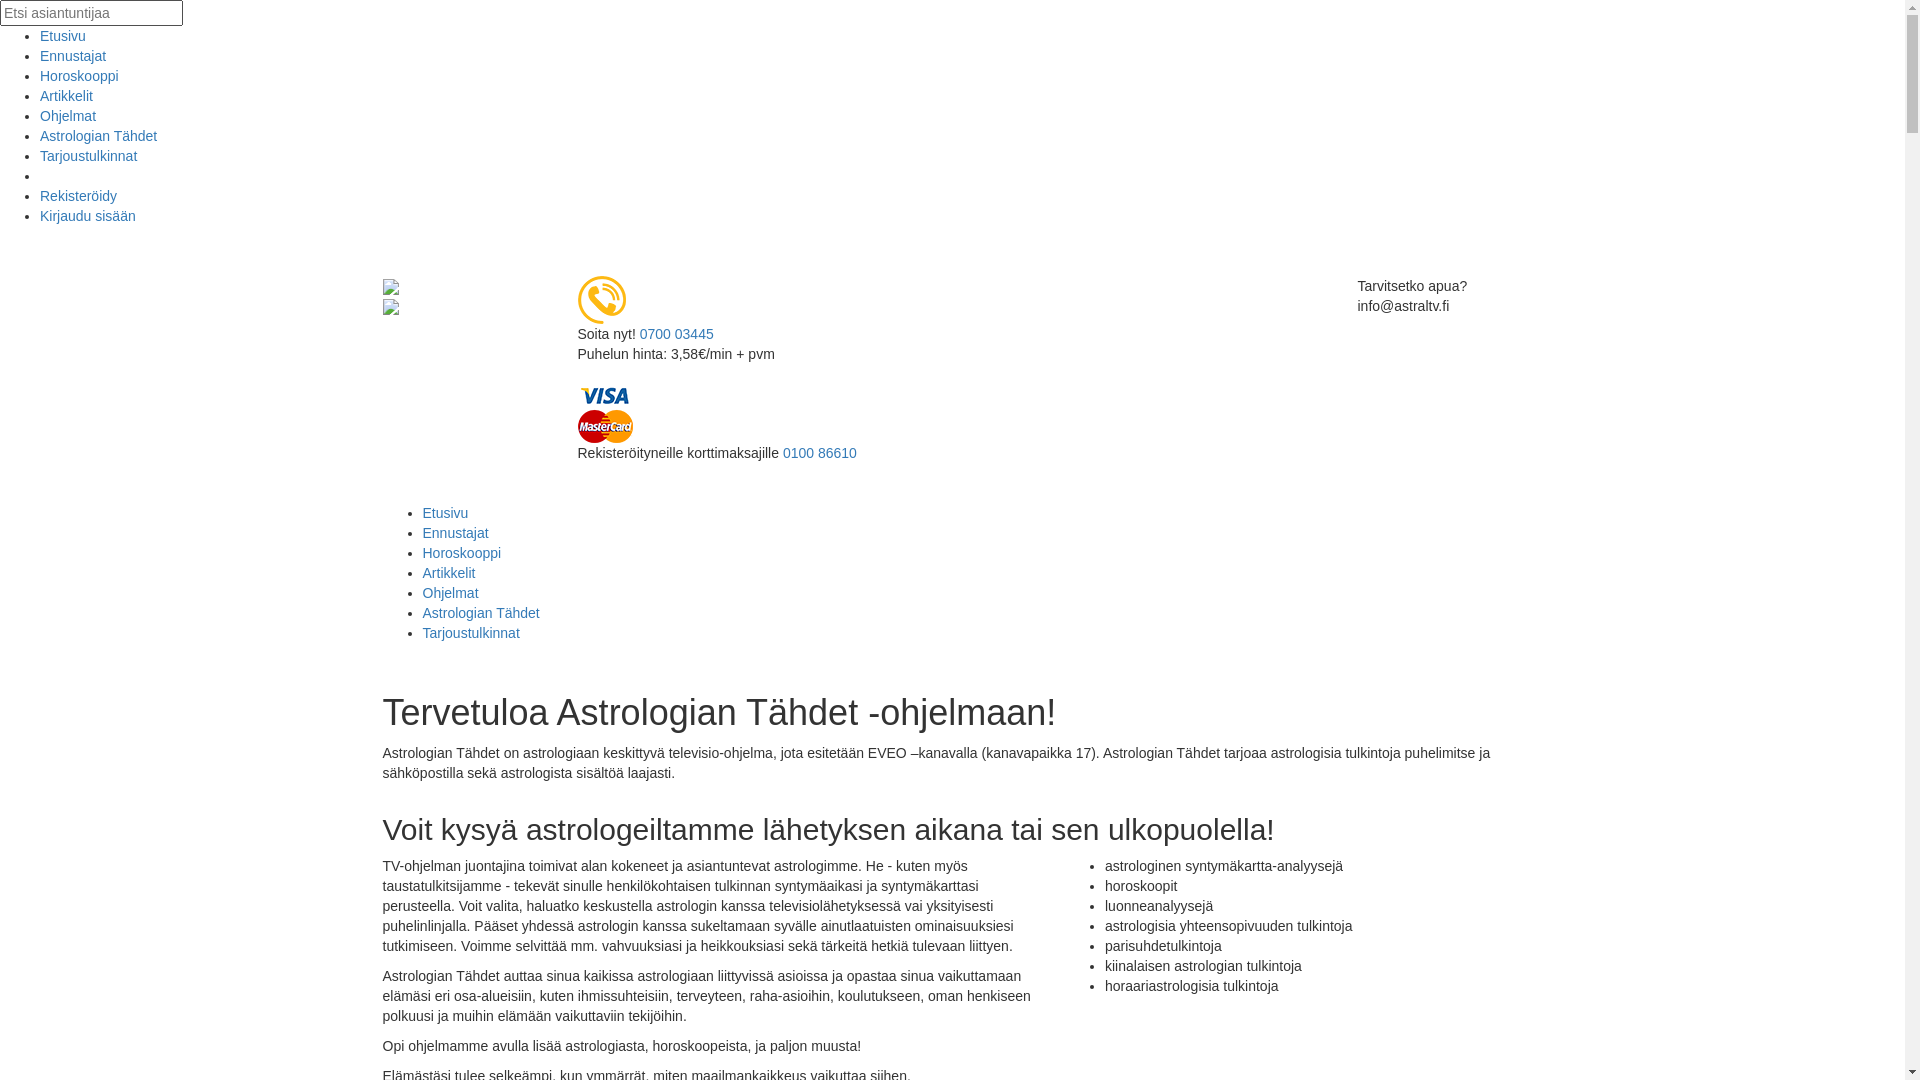 This screenshot has width=1920, height=1080. Describe the element at coordinates (444, 512) in the screenshot. I see `'Etusivu'` at that location.